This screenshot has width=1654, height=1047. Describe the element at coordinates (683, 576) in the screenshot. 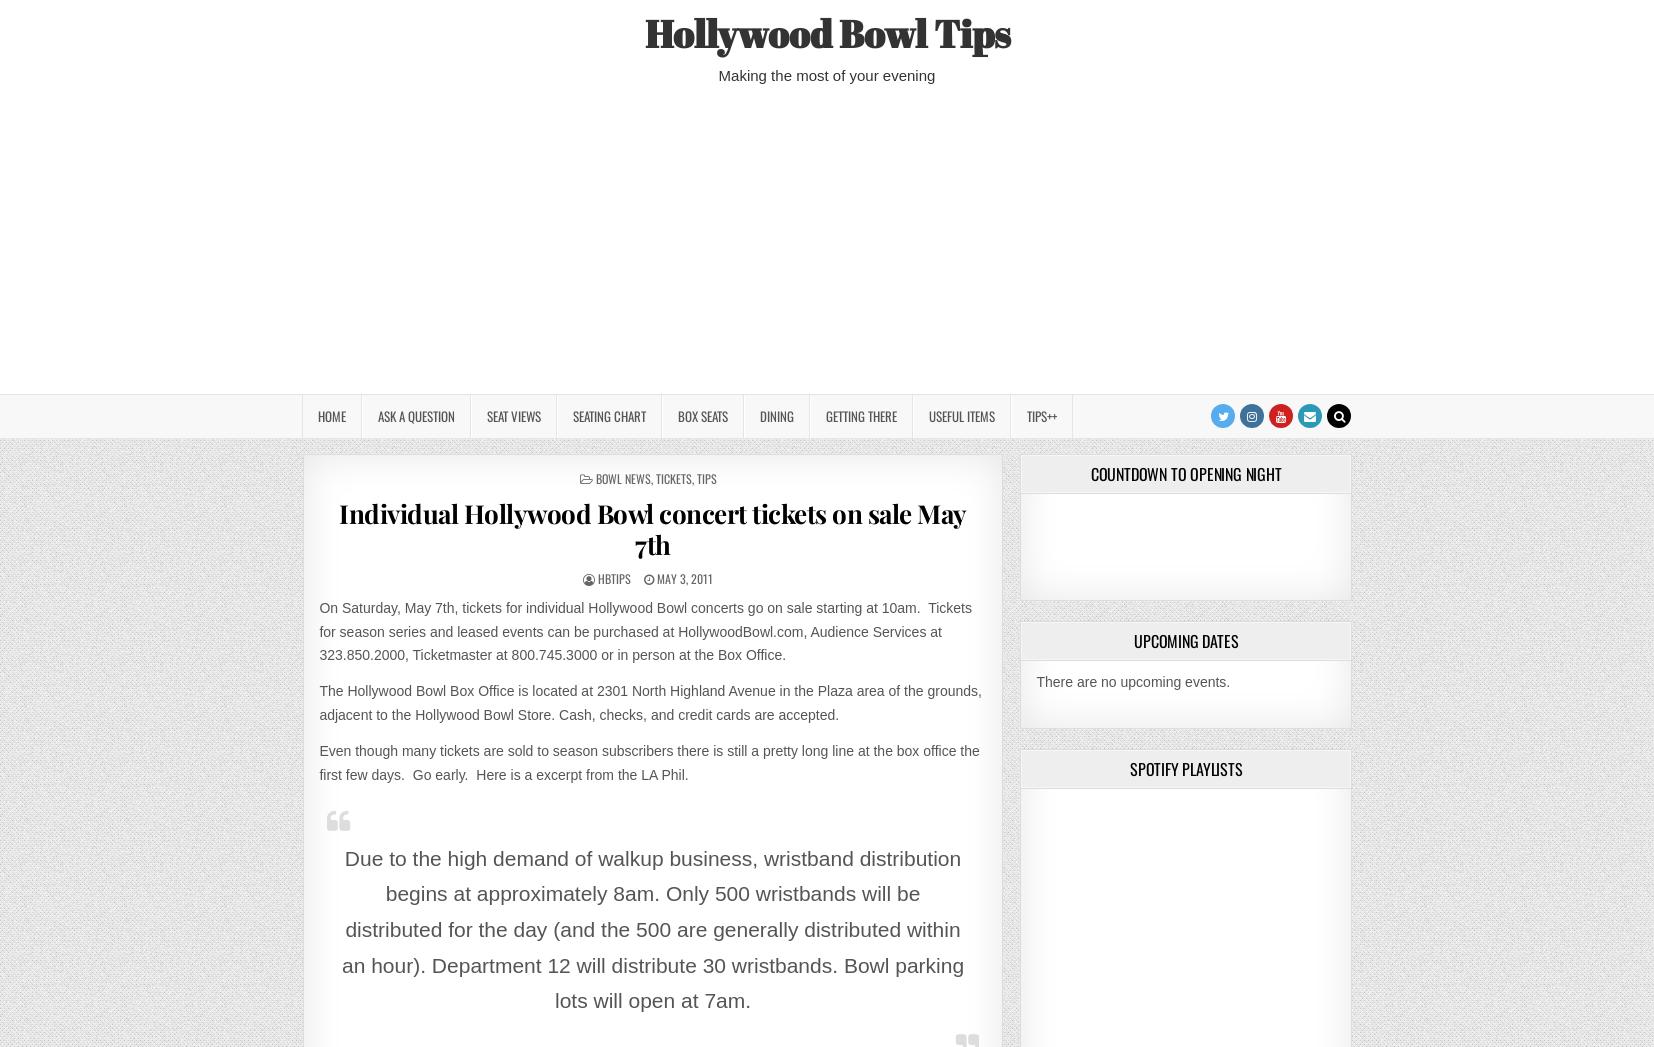

I see `'May 3, 2011'` at that location.